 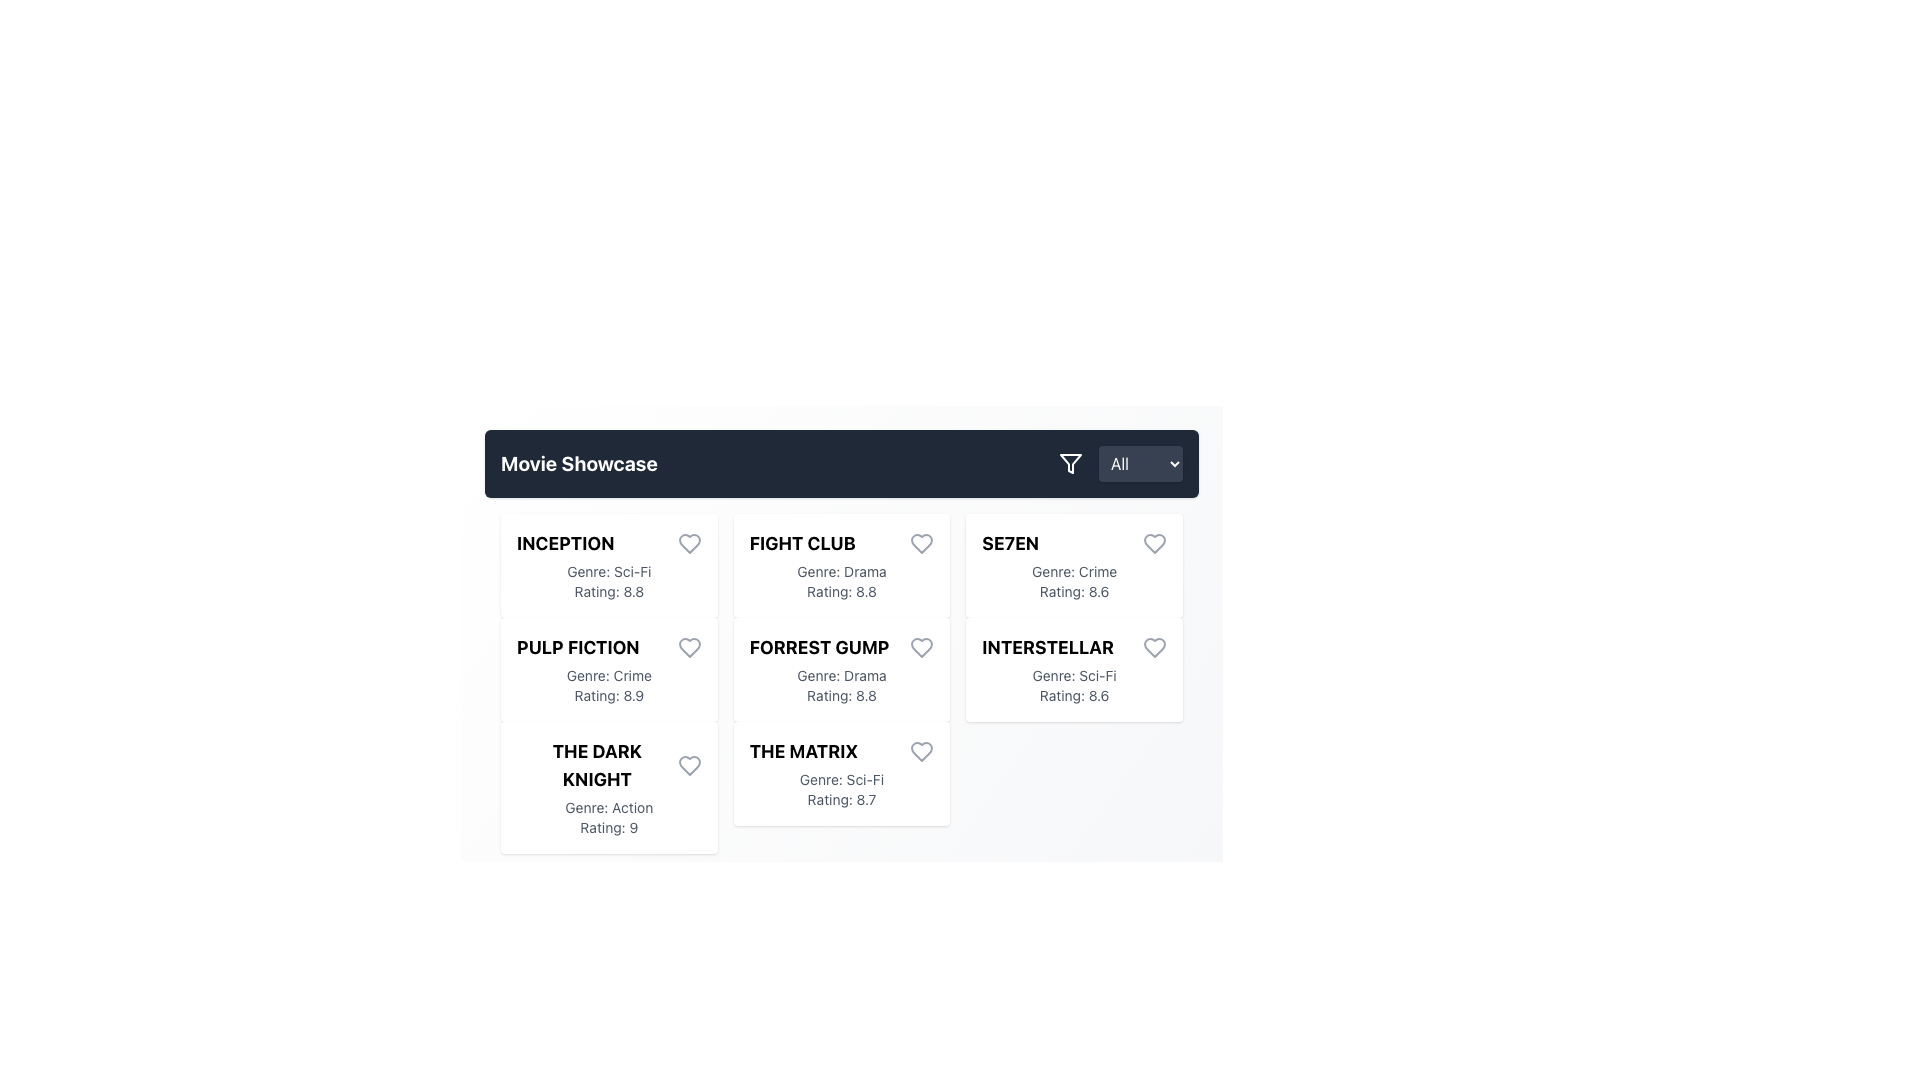 What do you see at coordinates (865, 778) in the screenshot?
I see `the text label displaying 'Sci-Fi' in a slightly bold dark gray font, located below 'The Matrix' title and above the rating information` at bounding box center [865, 778].